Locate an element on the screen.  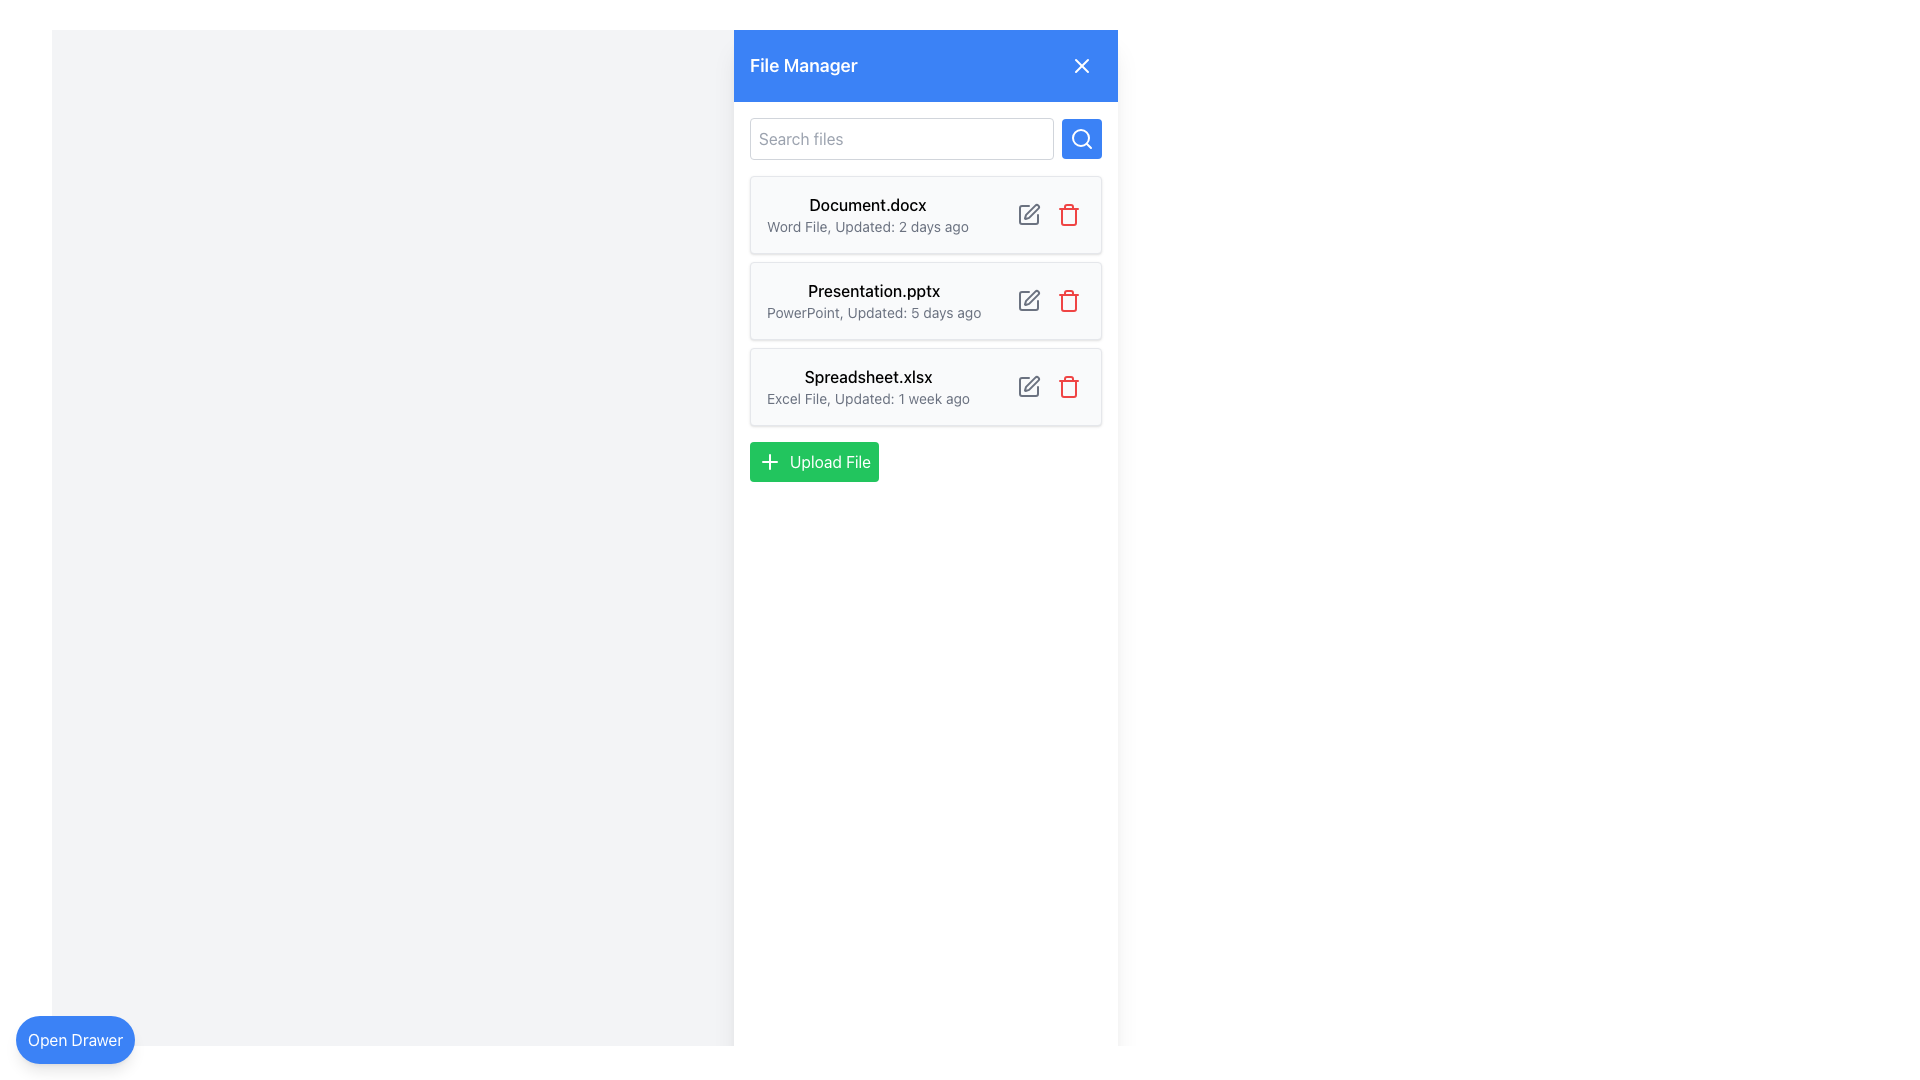
the small pen icon button, which is located in the third row of 'Spreadsheet.xlsx', aligned to the right of the row's text description and to the left of a red trash icon is located at coordinates (1028, 386).